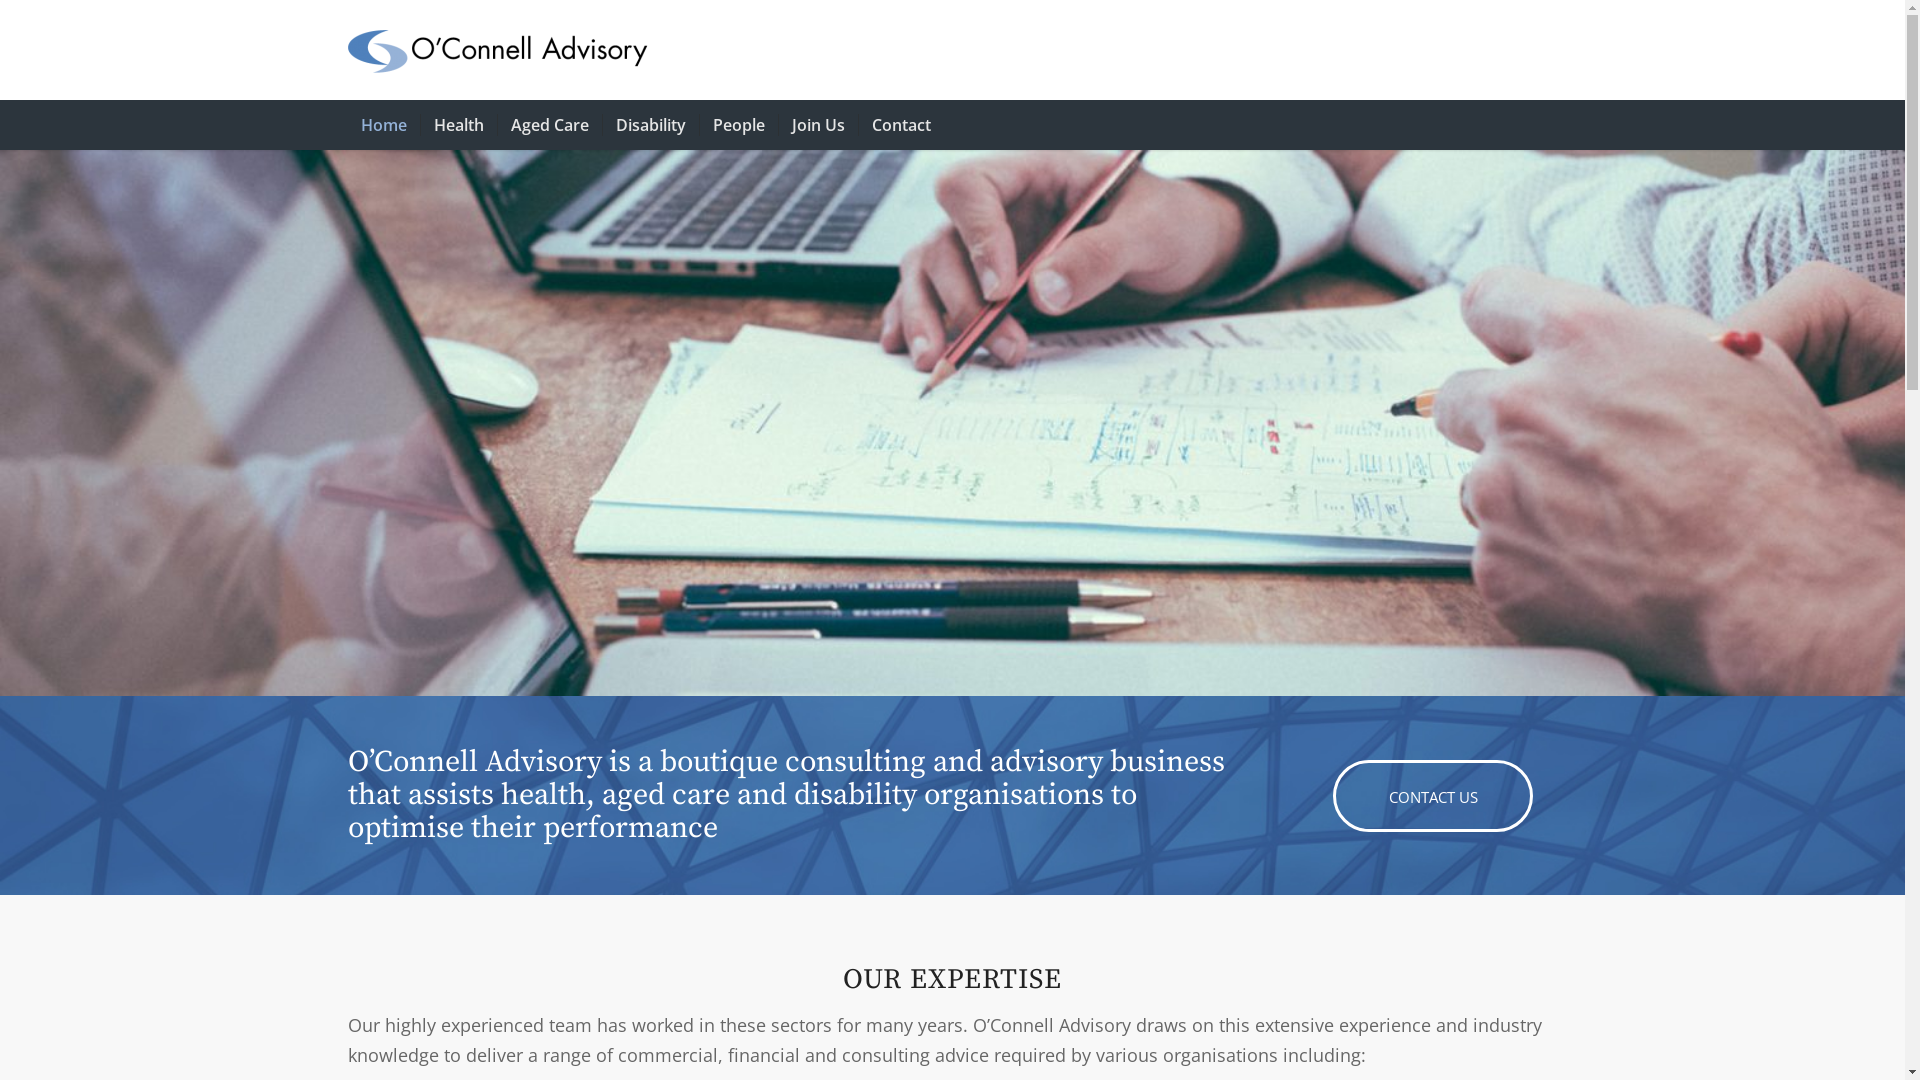  What do you see at coordinates (457, 124) in the screenshot?
I see `'Health'` at bounding box center [457, 124].